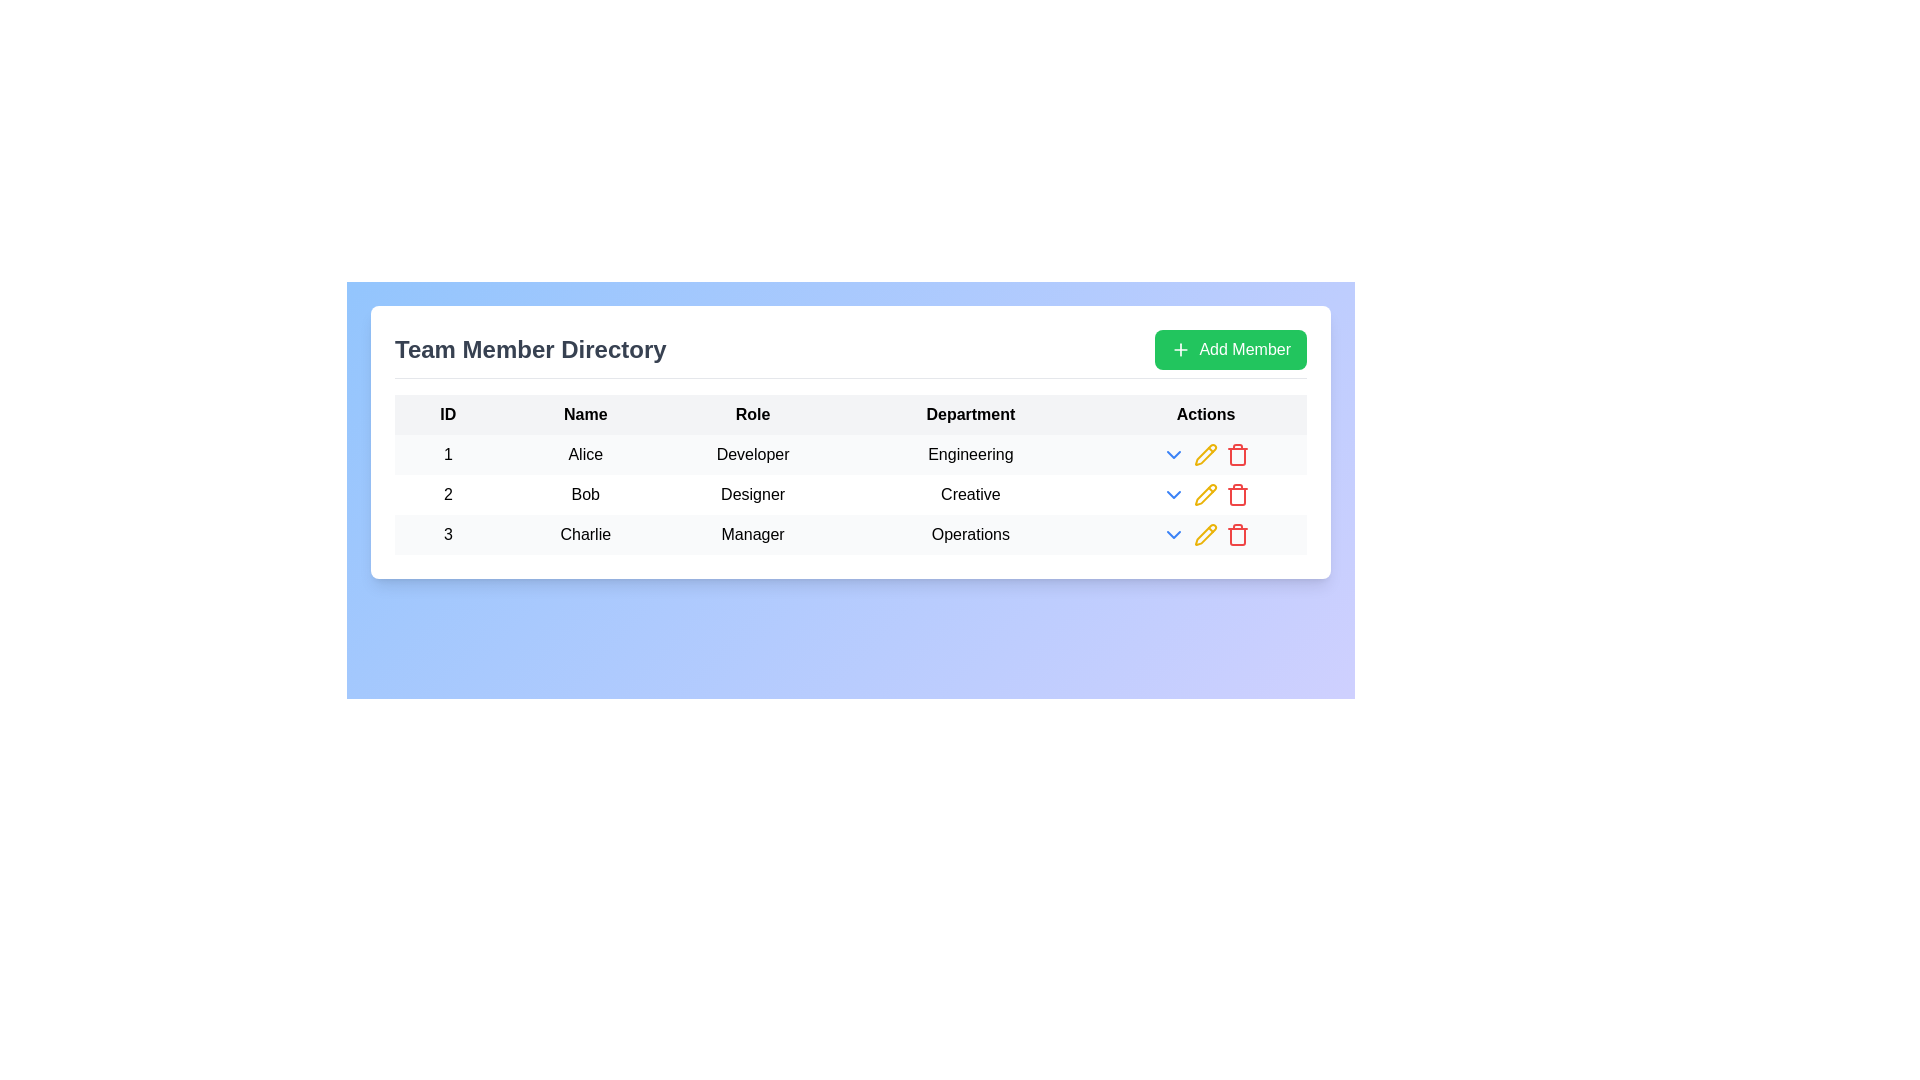 This screenshot has height=1080, width=1920. I want to click on the bold label with the text '2' in the first cell of the second row of the 'Team Member Directory' table, so click(447, 494).